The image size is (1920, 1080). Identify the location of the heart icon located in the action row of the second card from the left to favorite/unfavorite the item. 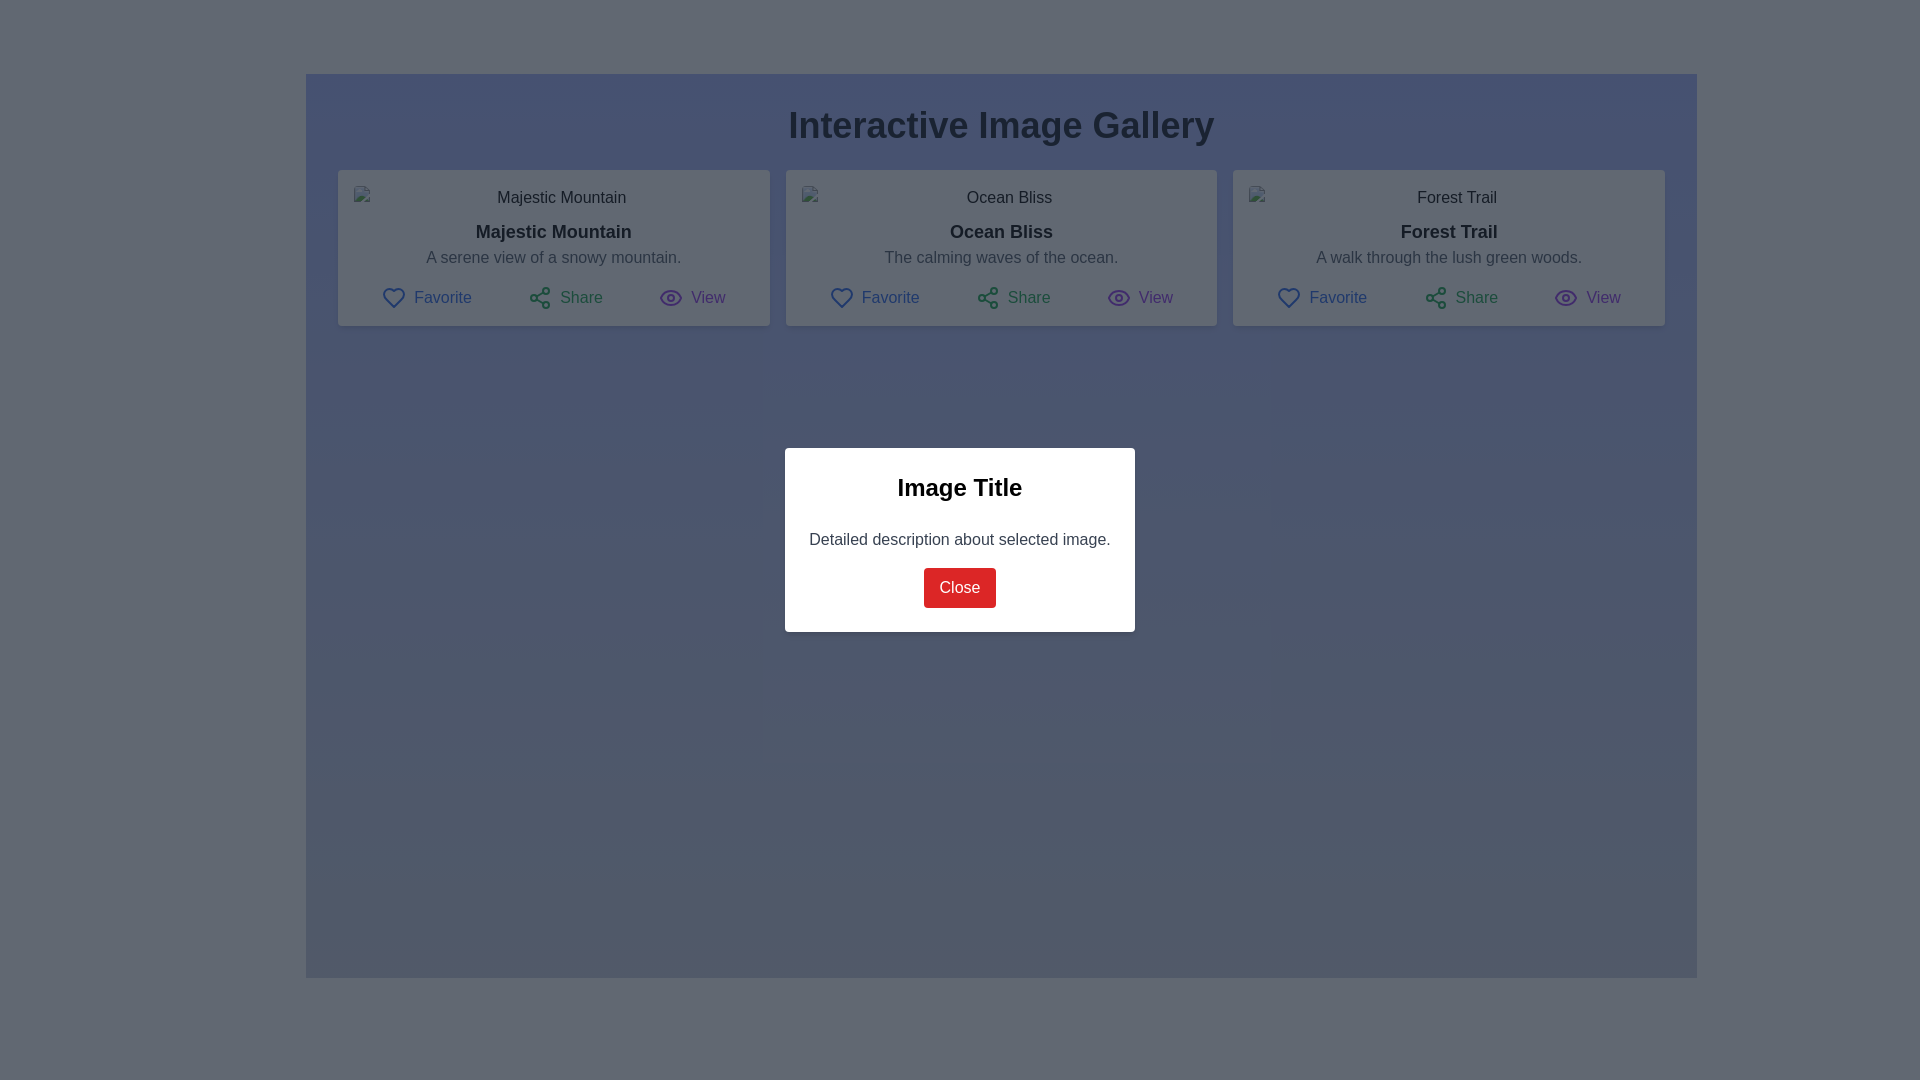
(841, 297).